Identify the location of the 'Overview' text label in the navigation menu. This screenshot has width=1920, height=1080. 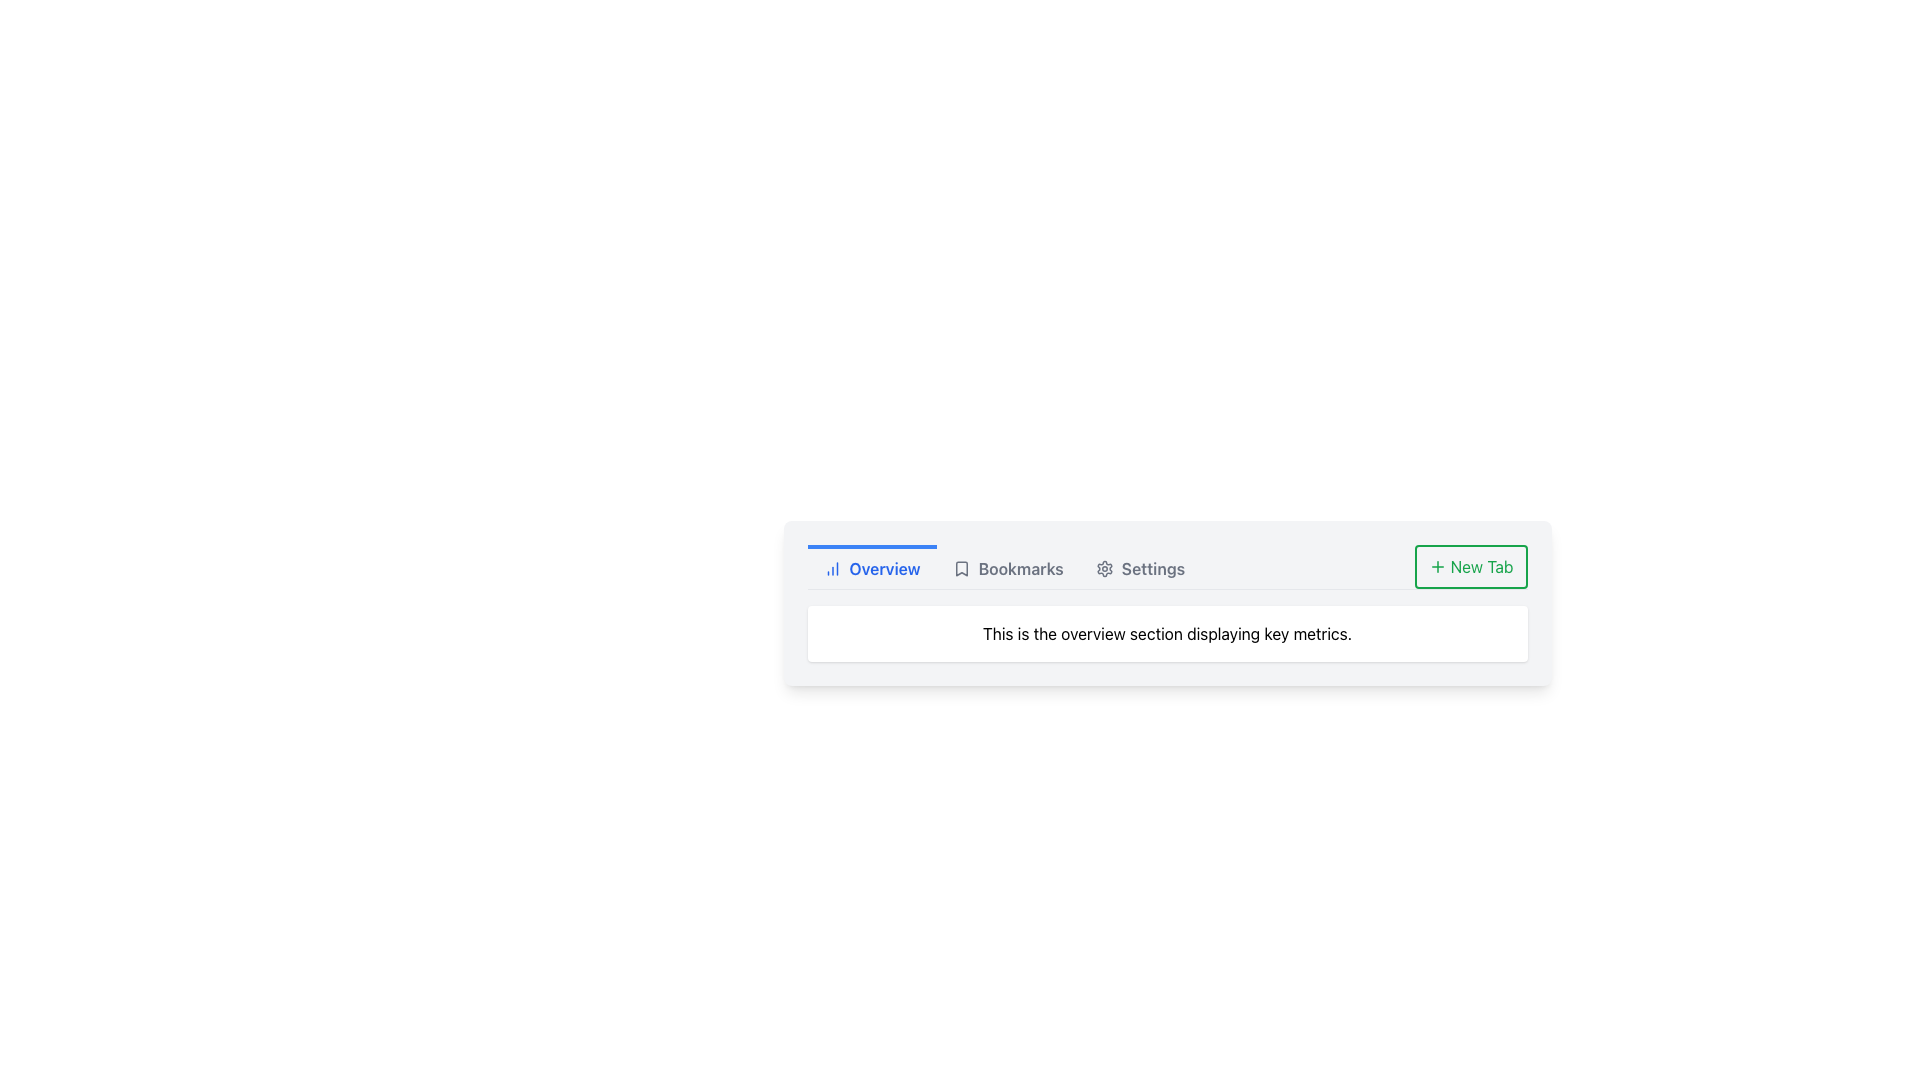
(883, 569).